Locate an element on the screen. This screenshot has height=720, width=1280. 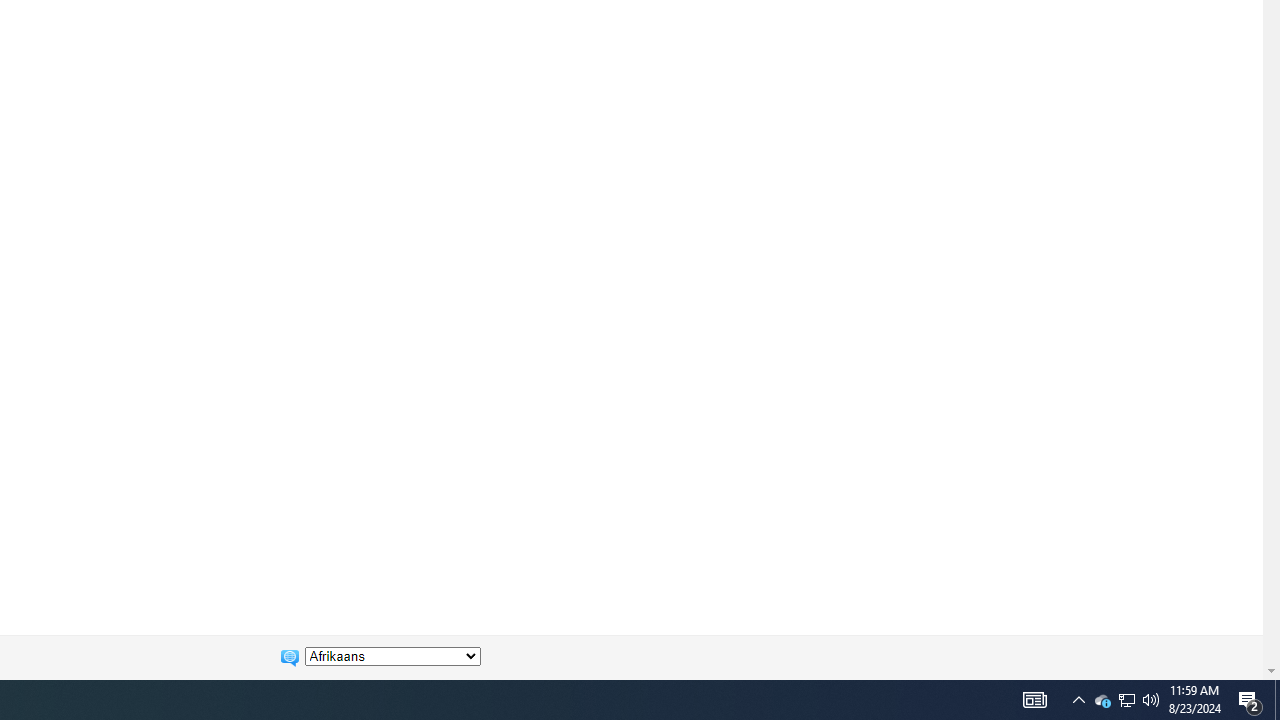
'Verander taal:' is located at coordinates (392, 656).